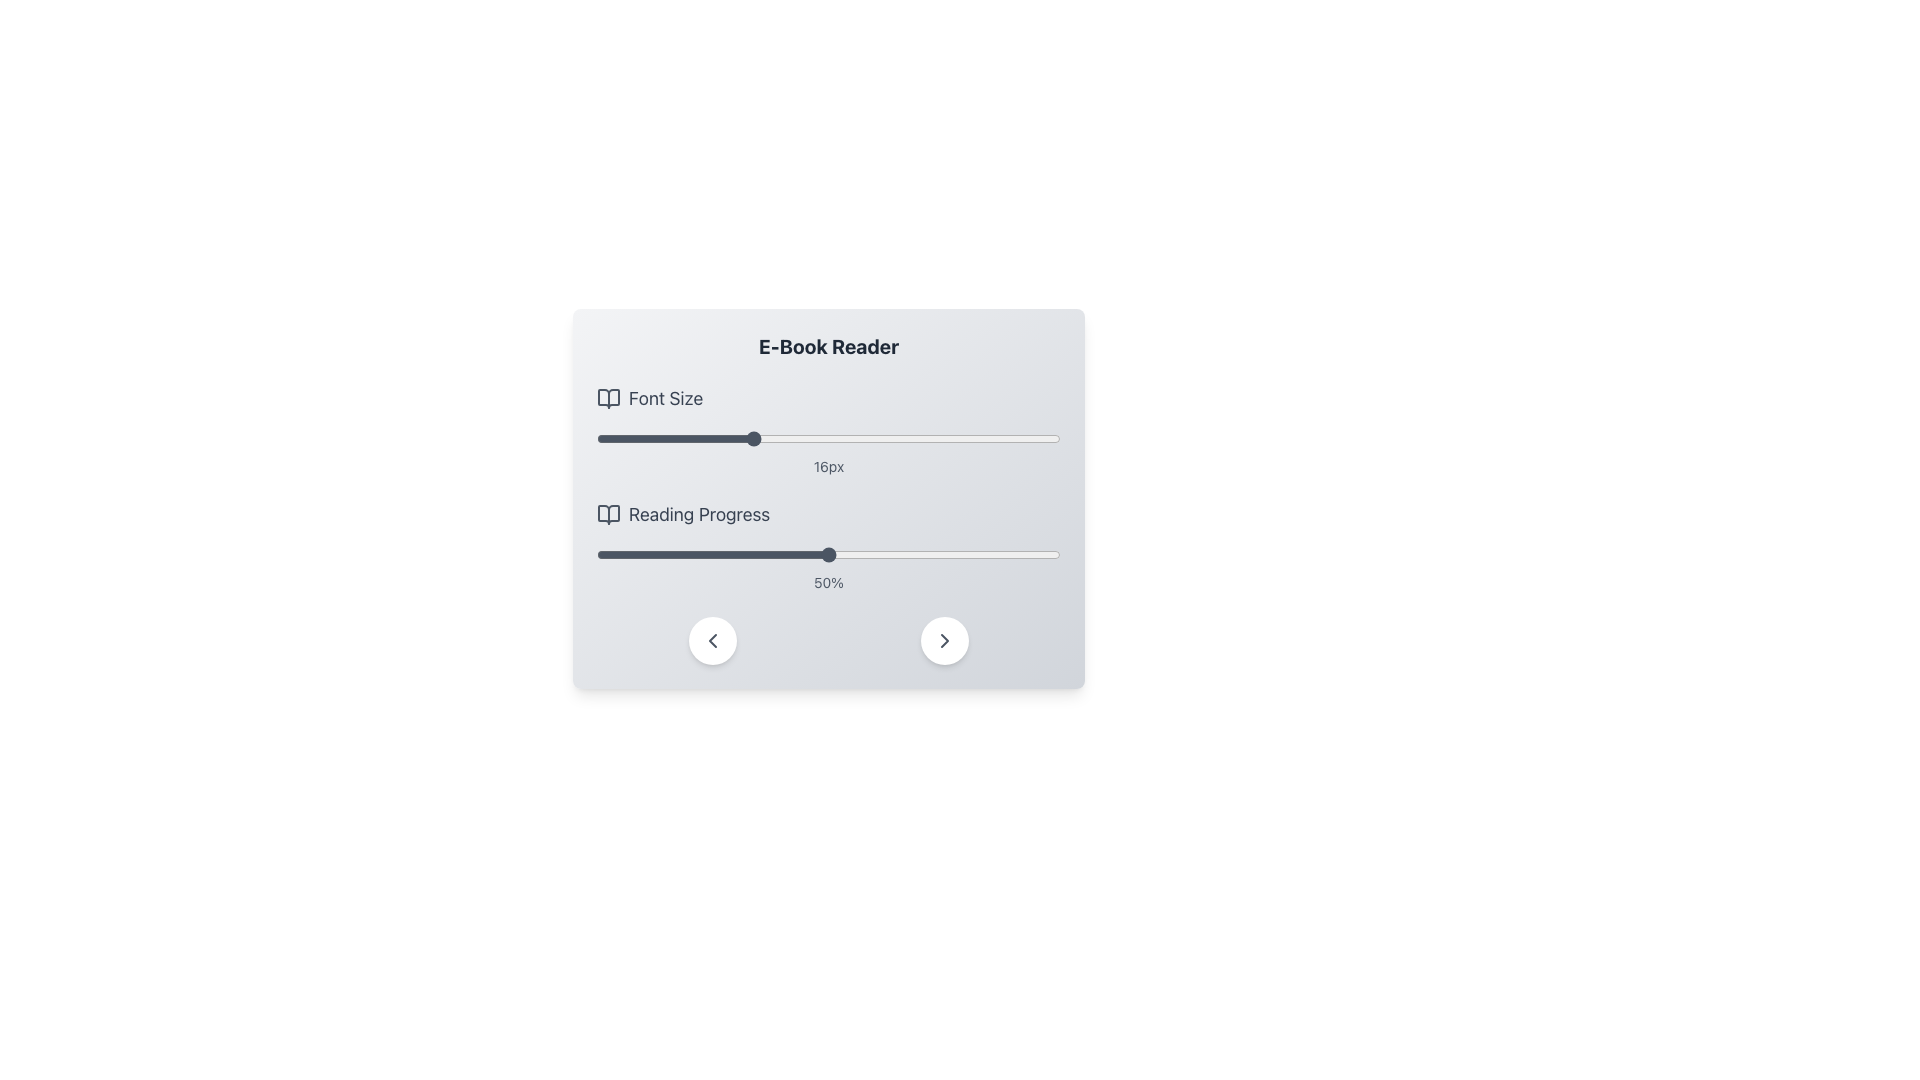 Image resolution: width=1920 pixels, height=1080 pixels. I want to click on the reading progress, so click(829, 555).